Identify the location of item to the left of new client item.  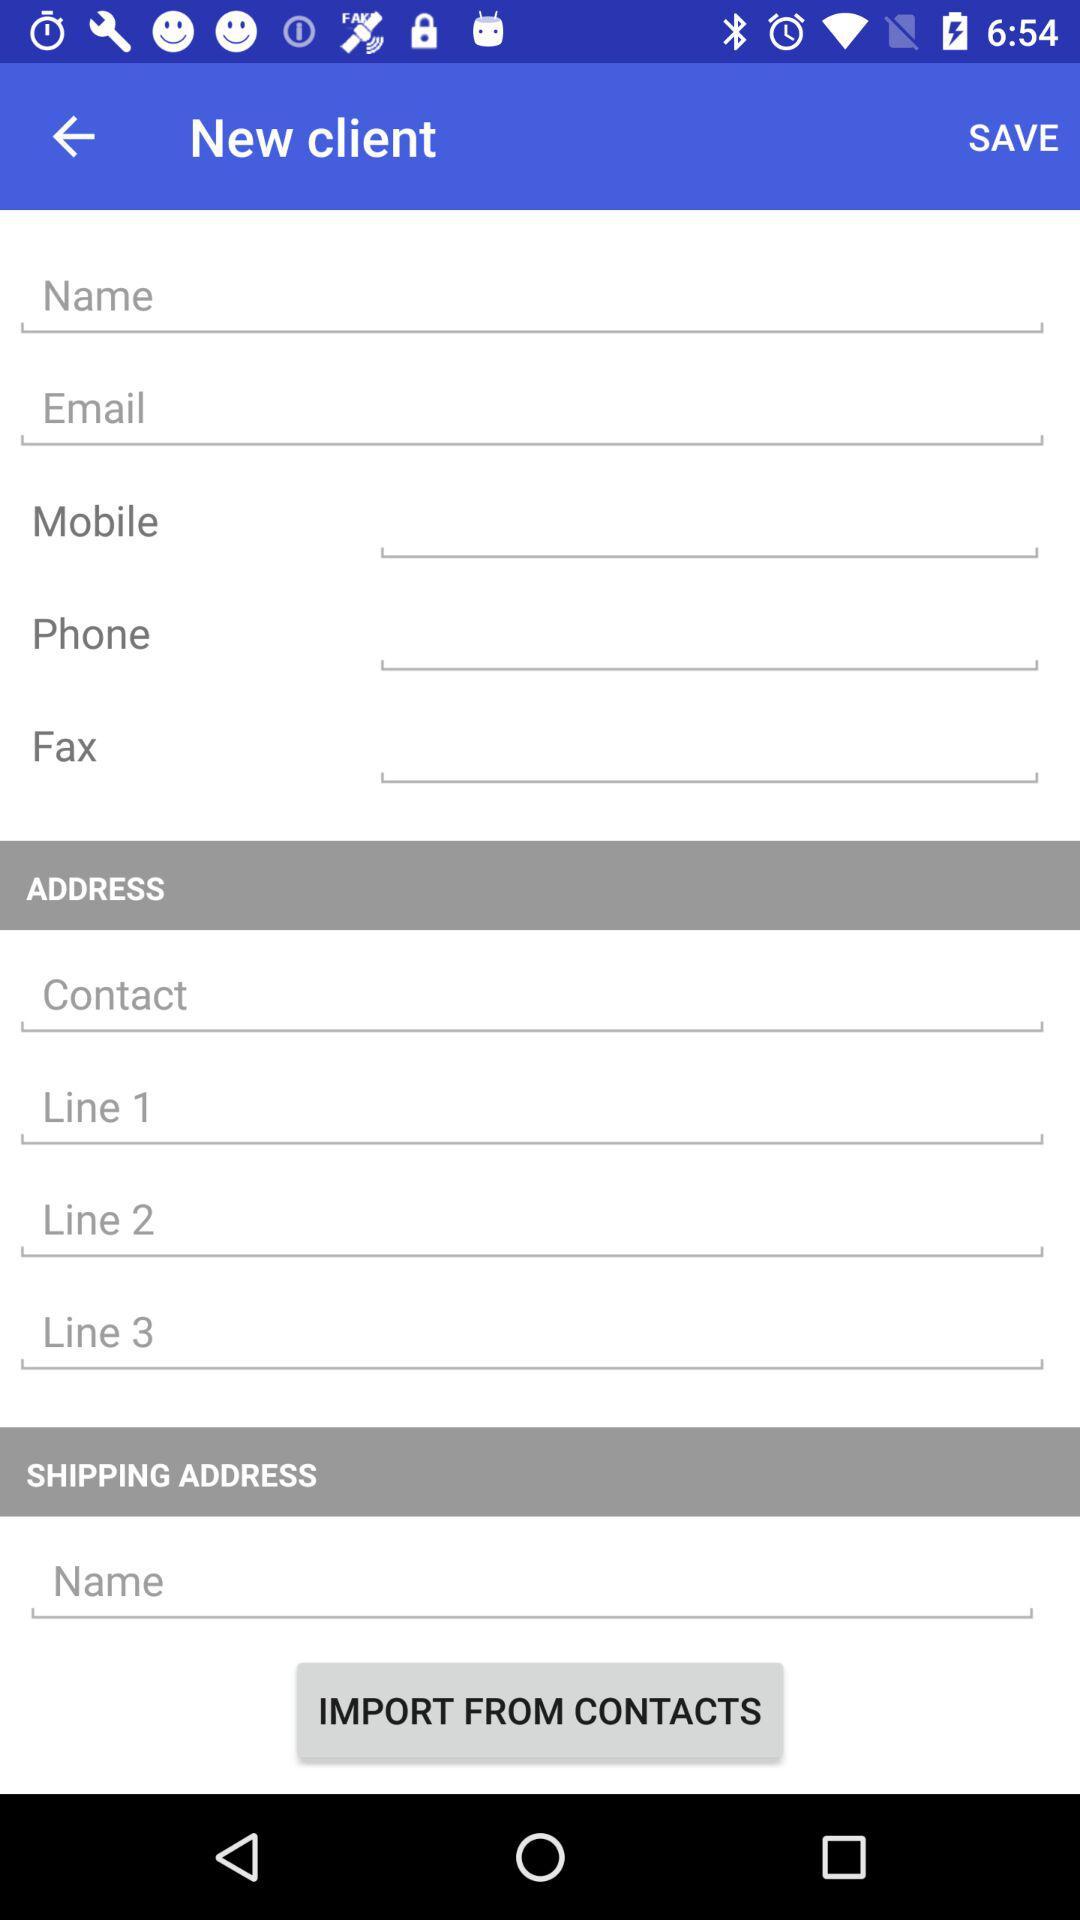
(72, 135).